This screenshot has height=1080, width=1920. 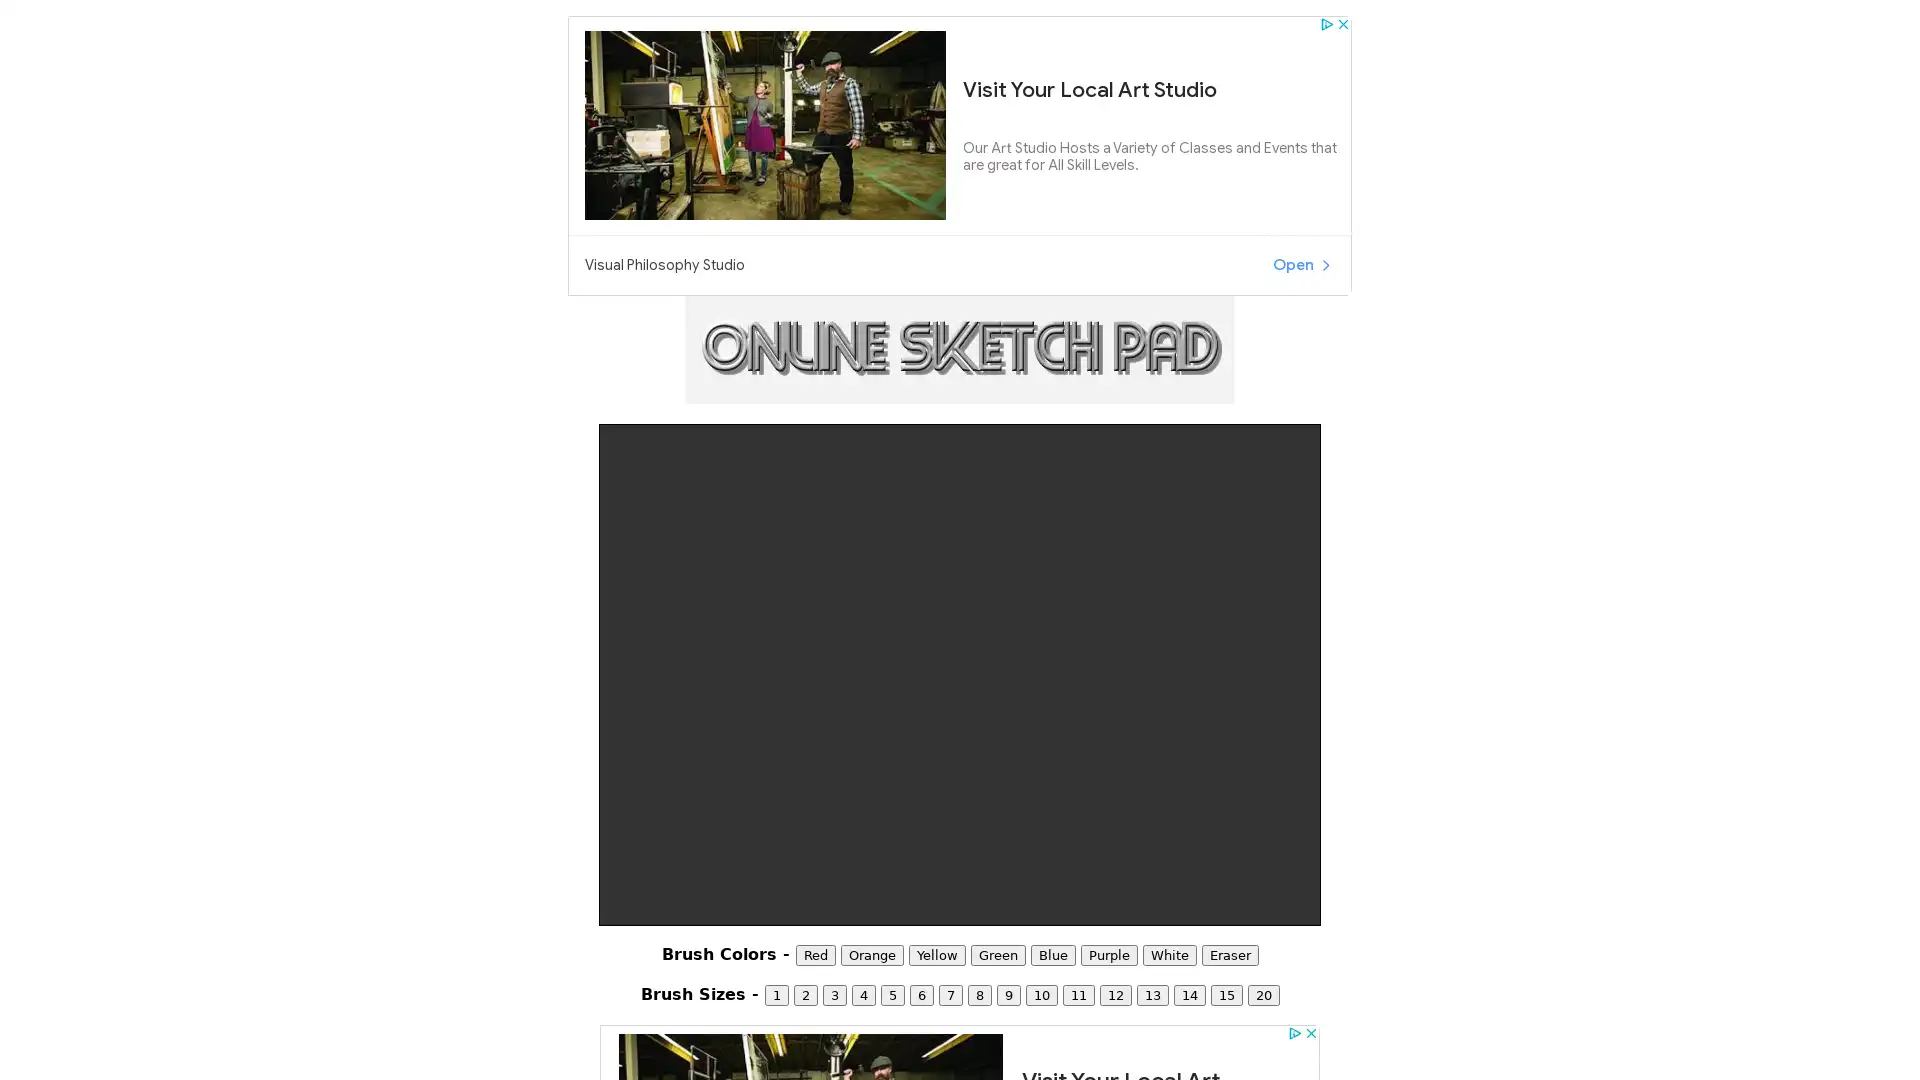 I want to click on Yellow, so click(x=935, y=954).